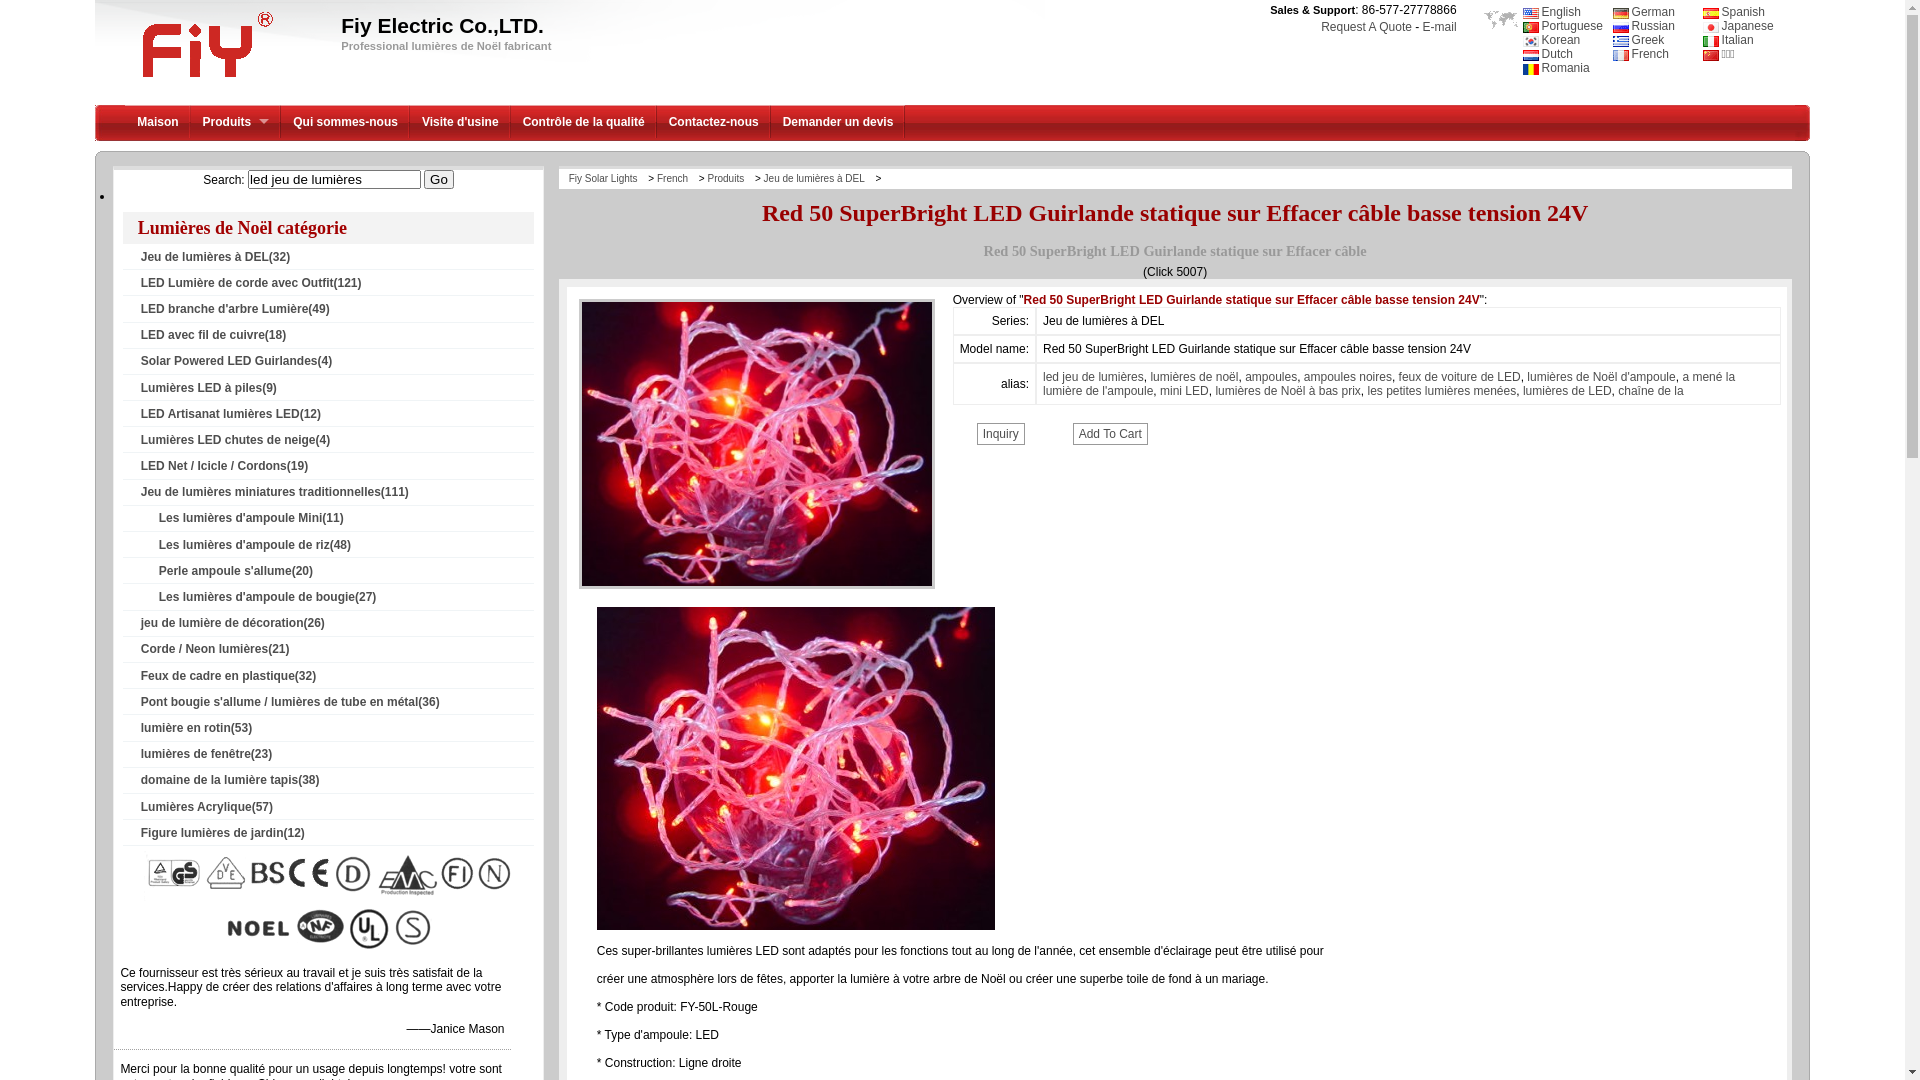  Describe the element at coordinates (1521, 11) in the screenshot. I see `'English'` at that location.